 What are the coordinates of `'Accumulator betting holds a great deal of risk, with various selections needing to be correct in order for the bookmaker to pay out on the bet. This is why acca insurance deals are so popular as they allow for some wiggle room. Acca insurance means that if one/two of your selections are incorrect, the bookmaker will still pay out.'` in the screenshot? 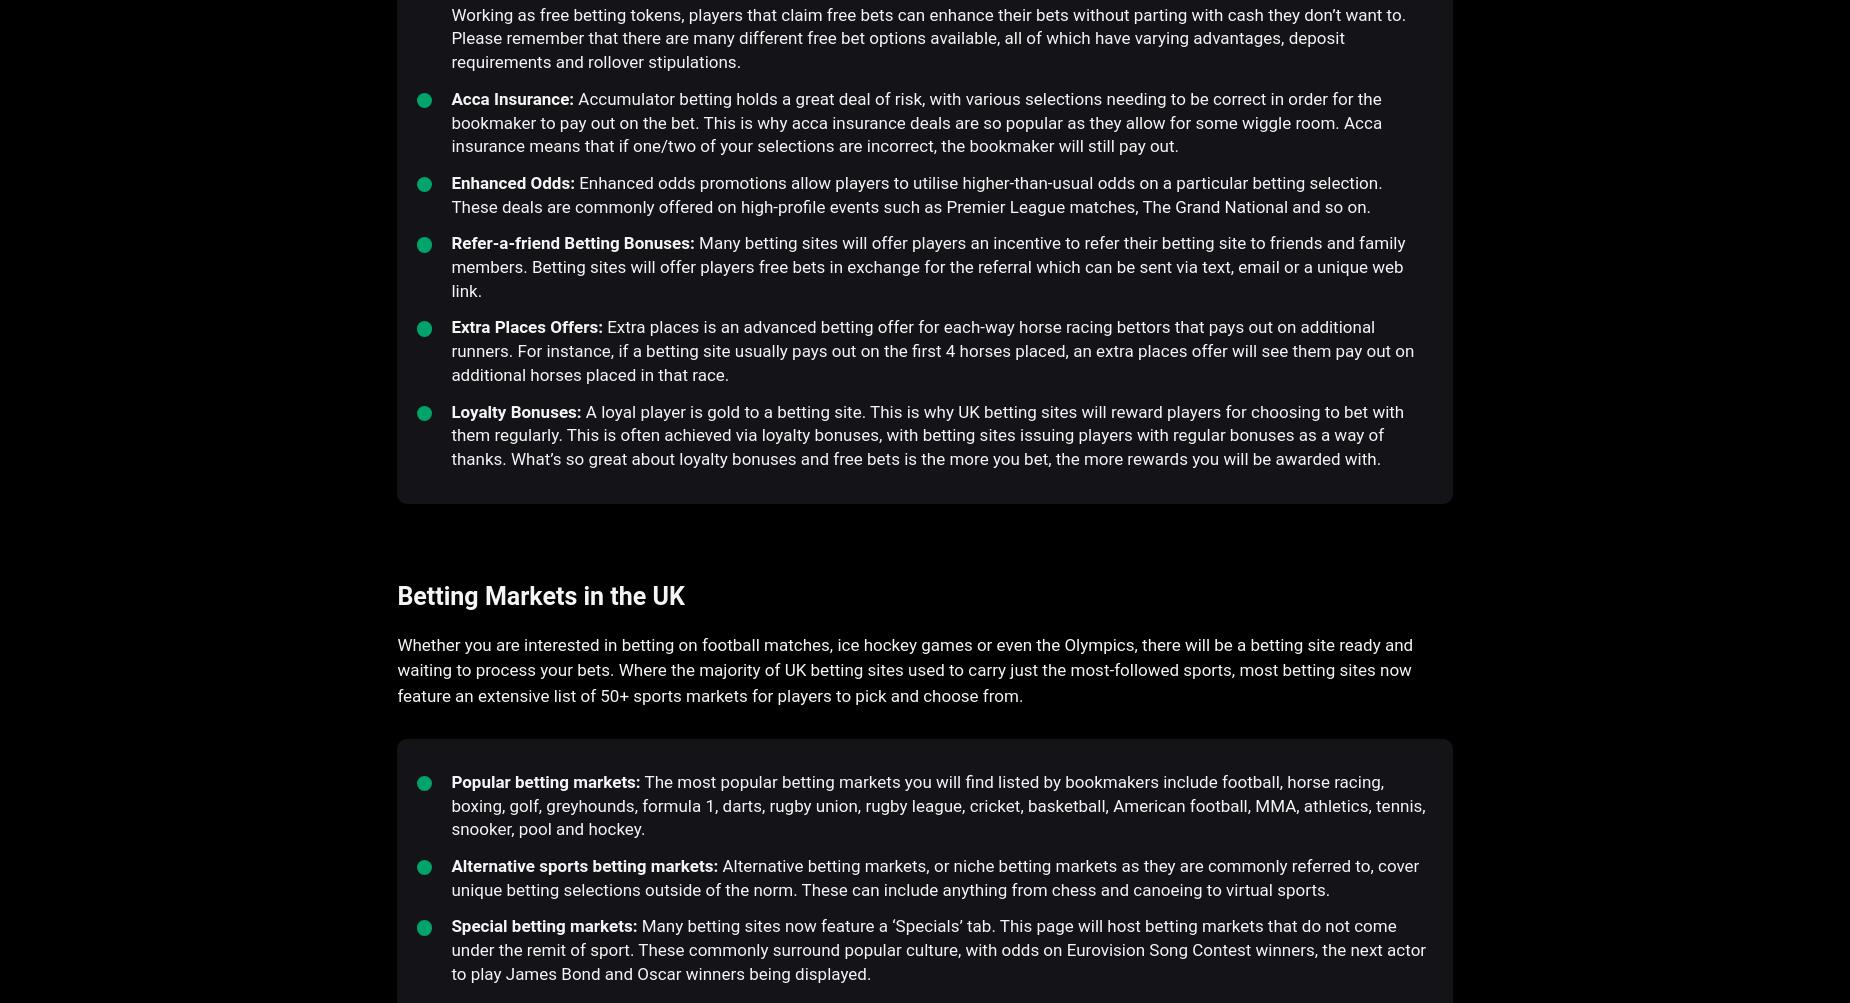 It's located at (450, 120).